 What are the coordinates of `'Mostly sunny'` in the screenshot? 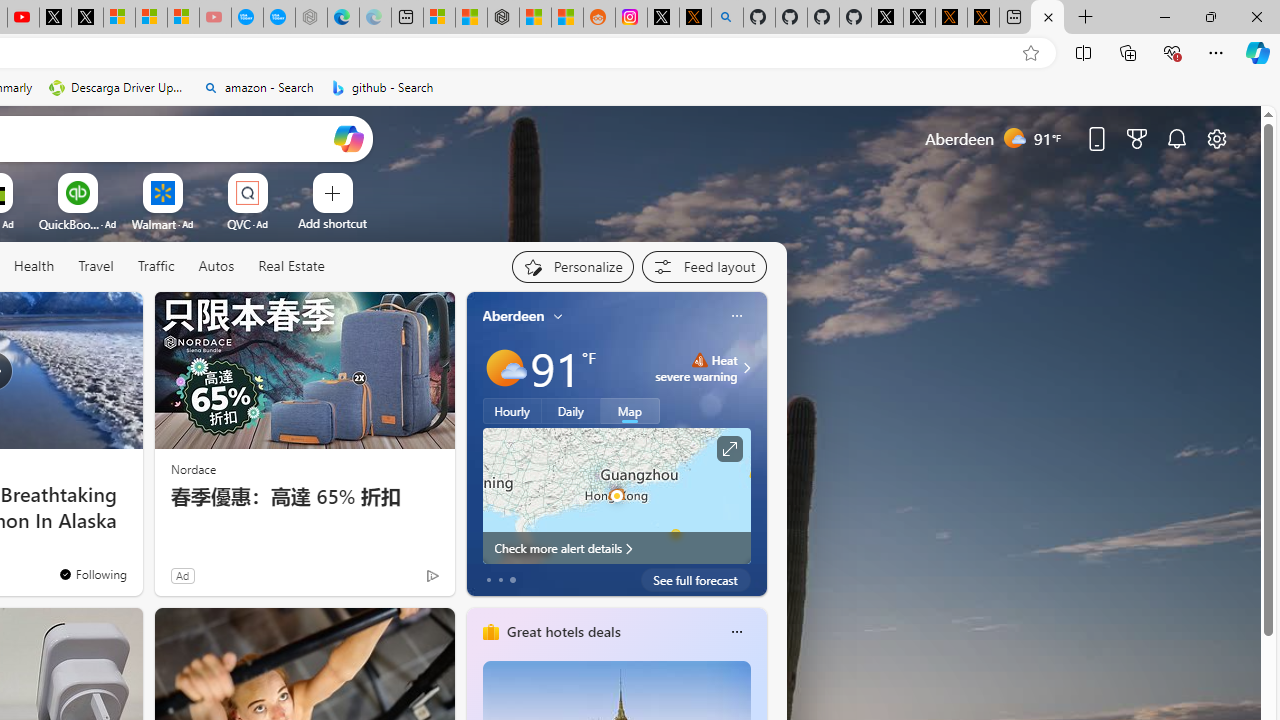 It's located at (504, 368).